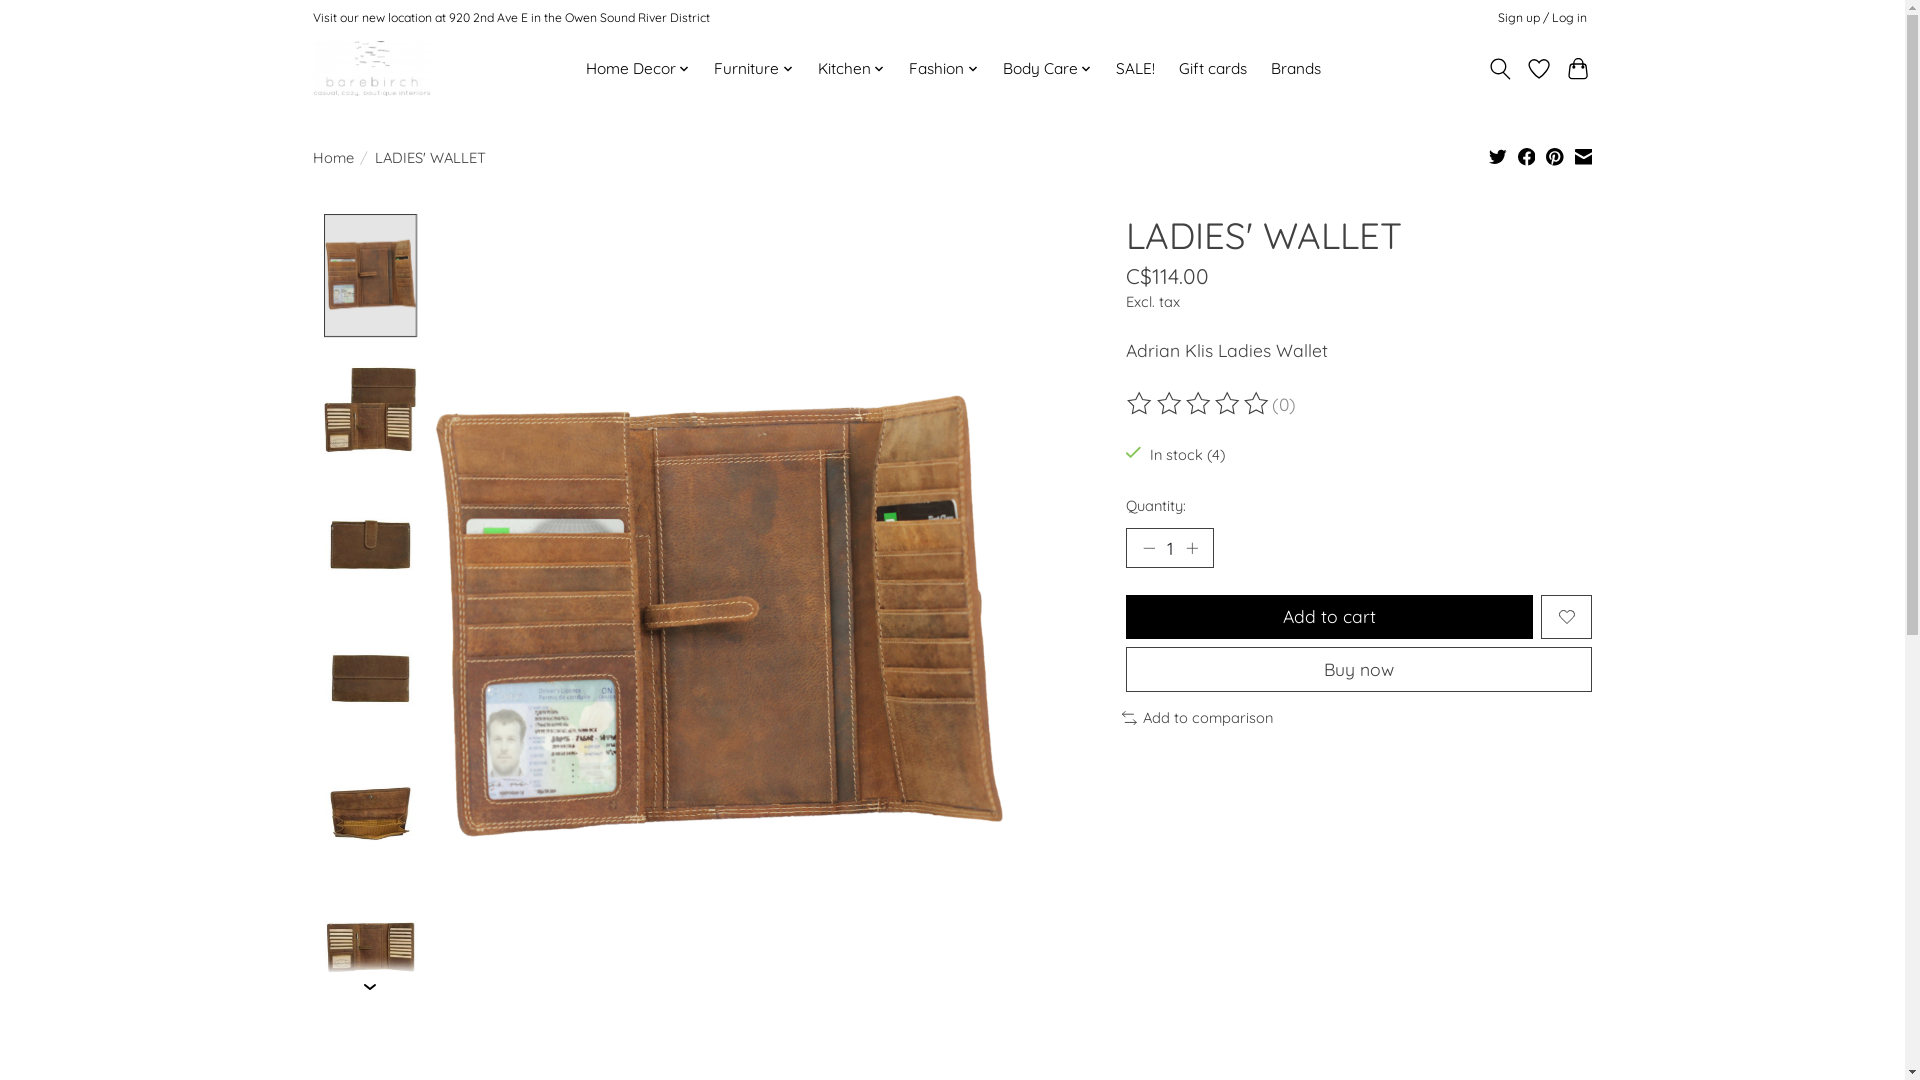 The height and width of the screenshot is (1080, 1920). Describe the element at coordinates (901, 67) in the screenshot. I see `'Fashion'` at that location.